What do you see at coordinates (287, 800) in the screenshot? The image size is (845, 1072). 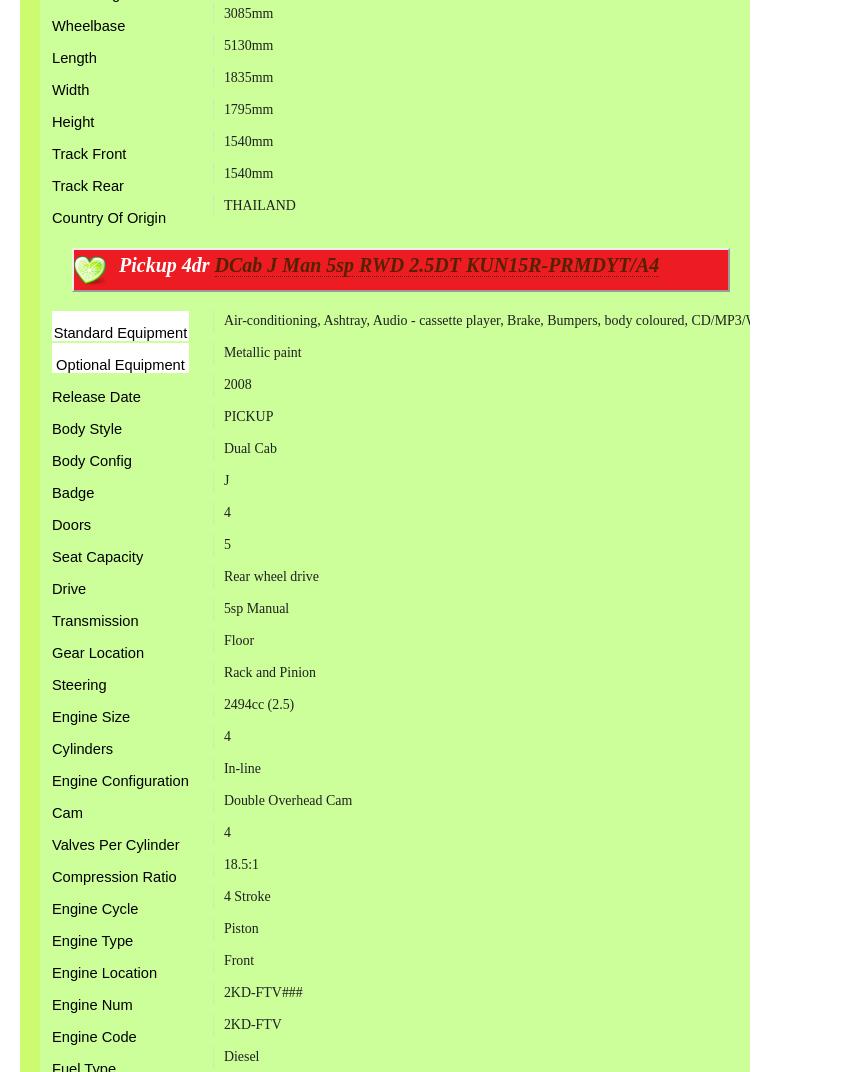 I see `'Double Overhead Cam'` at bounding box center [287, 800].